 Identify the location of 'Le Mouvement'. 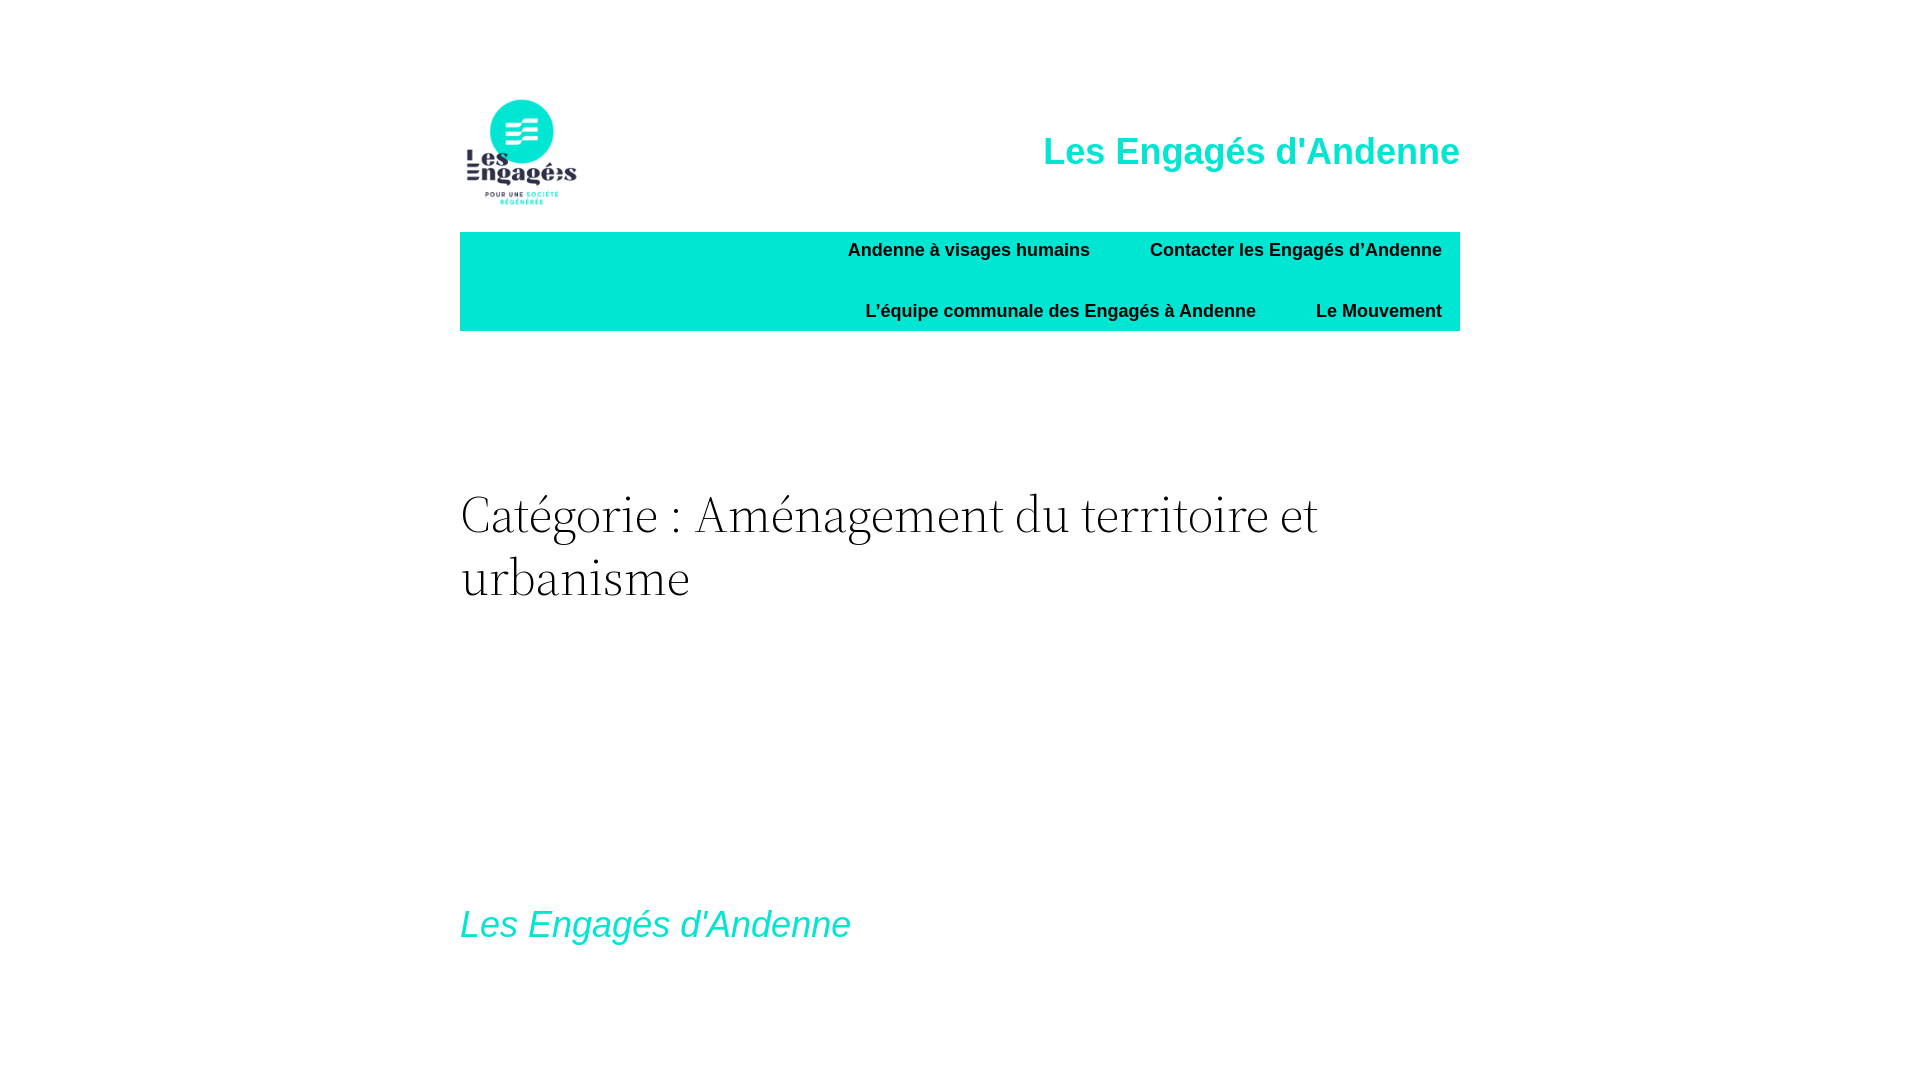
(1377, 312).